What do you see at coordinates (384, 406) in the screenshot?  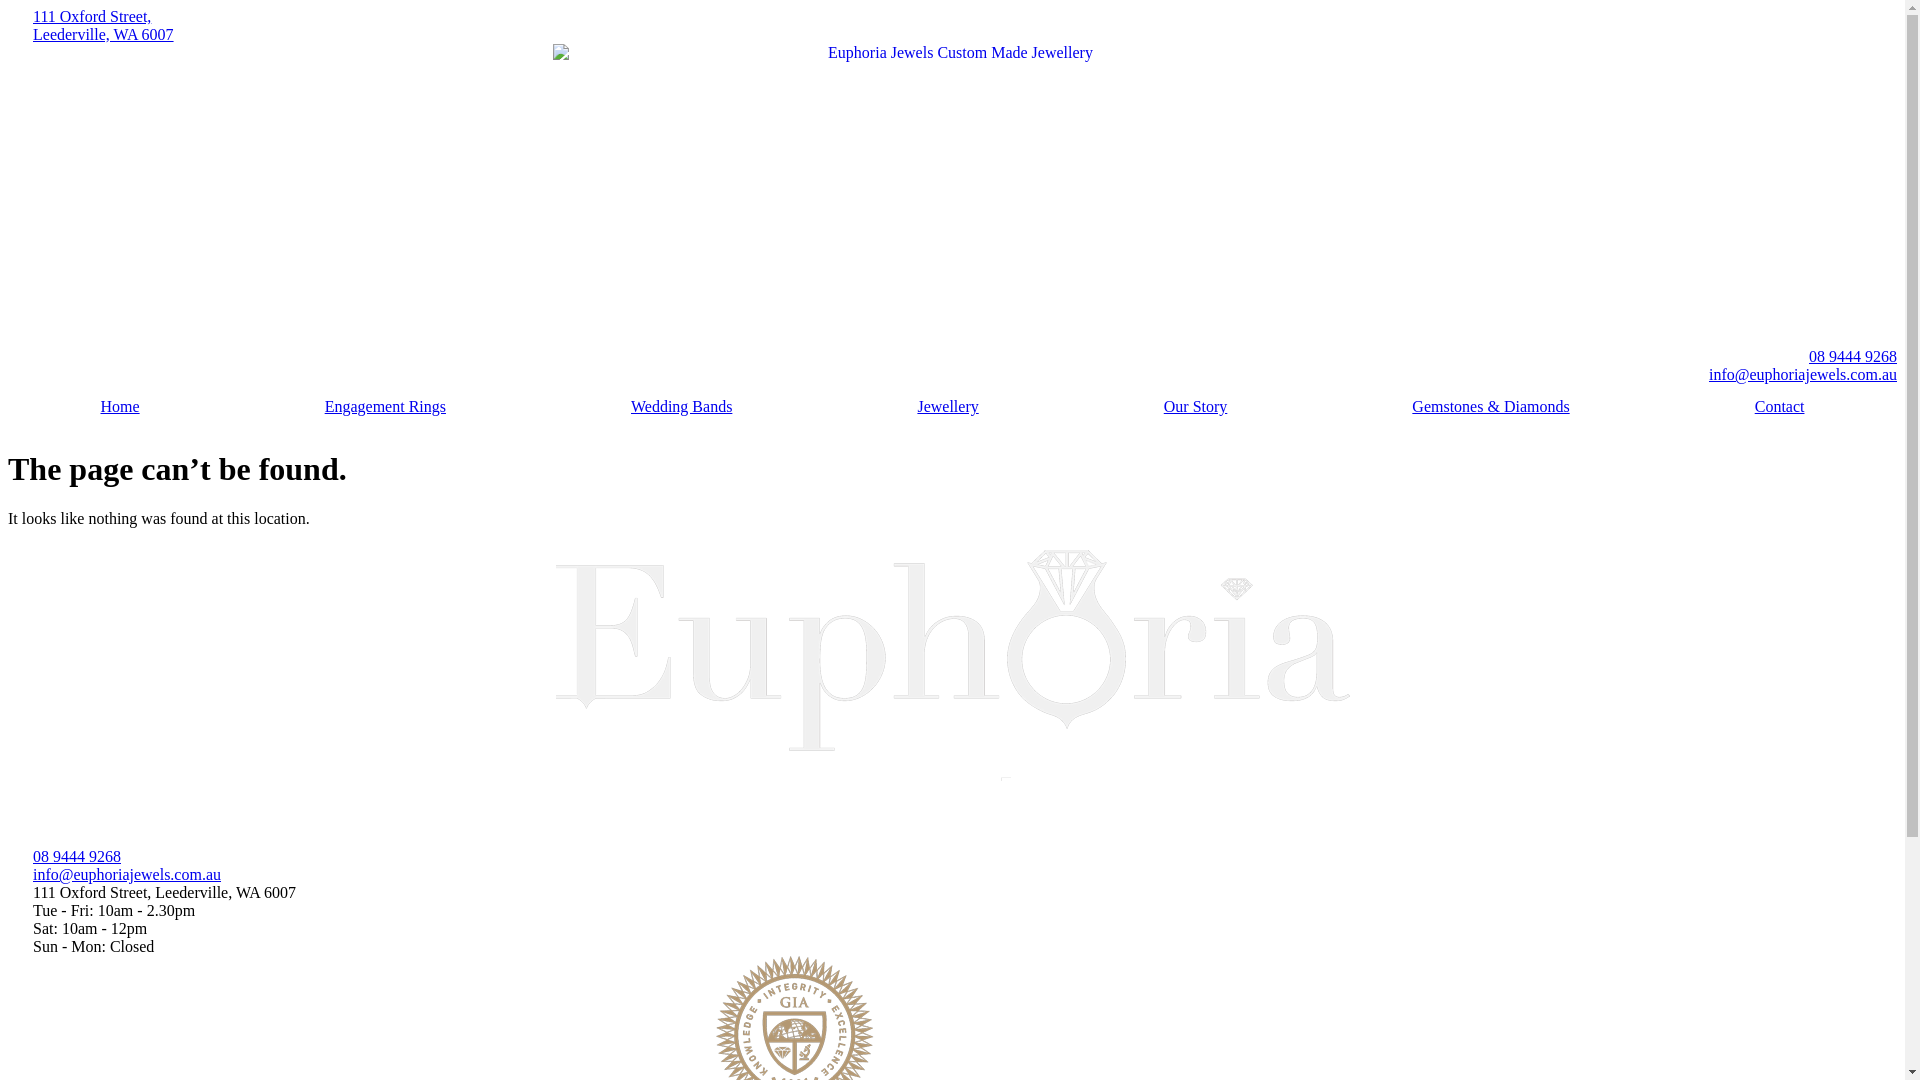 I see `'Engagement Rings'` at bounding box center [384, 406].